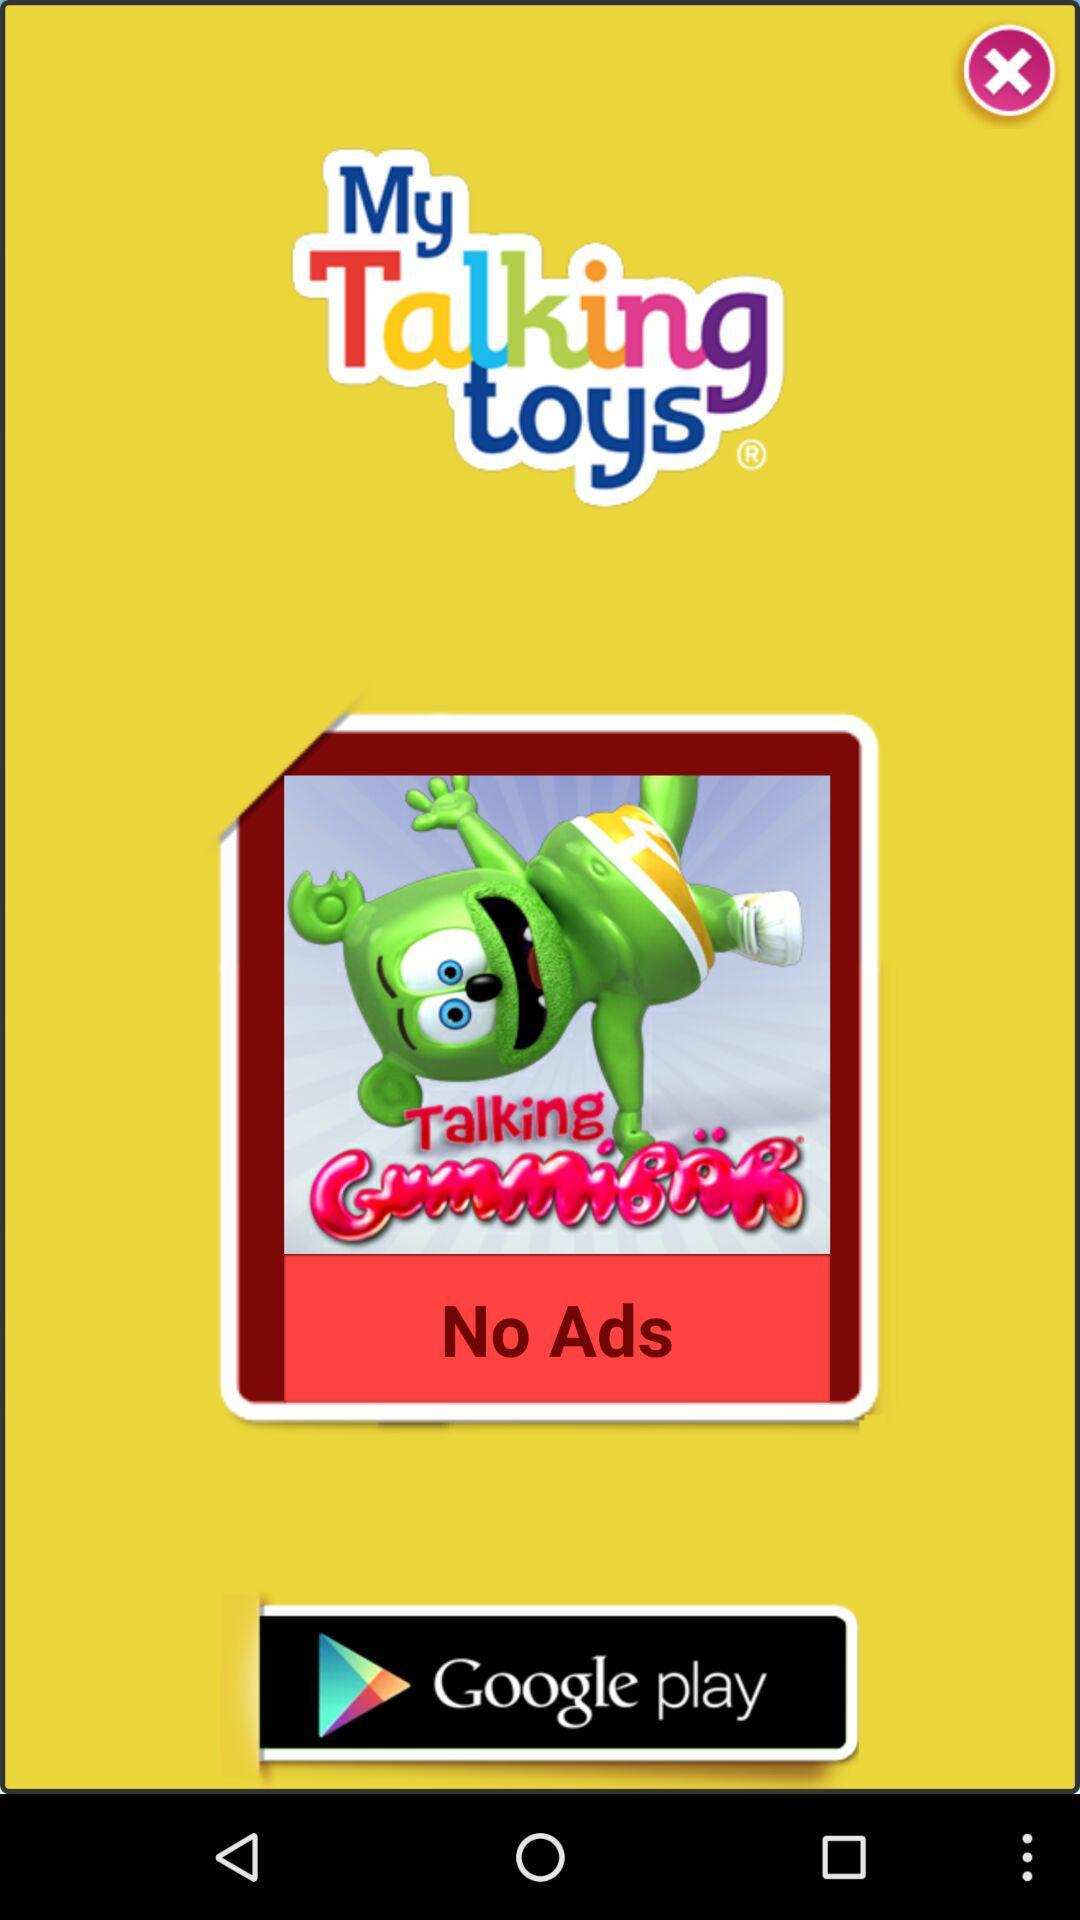 The width and height of the screenshot is (1080, 1920). What do you see at coordinates (538, 1691) in the screenshot?
I see `open google play` at bounding box center [538, 1691].